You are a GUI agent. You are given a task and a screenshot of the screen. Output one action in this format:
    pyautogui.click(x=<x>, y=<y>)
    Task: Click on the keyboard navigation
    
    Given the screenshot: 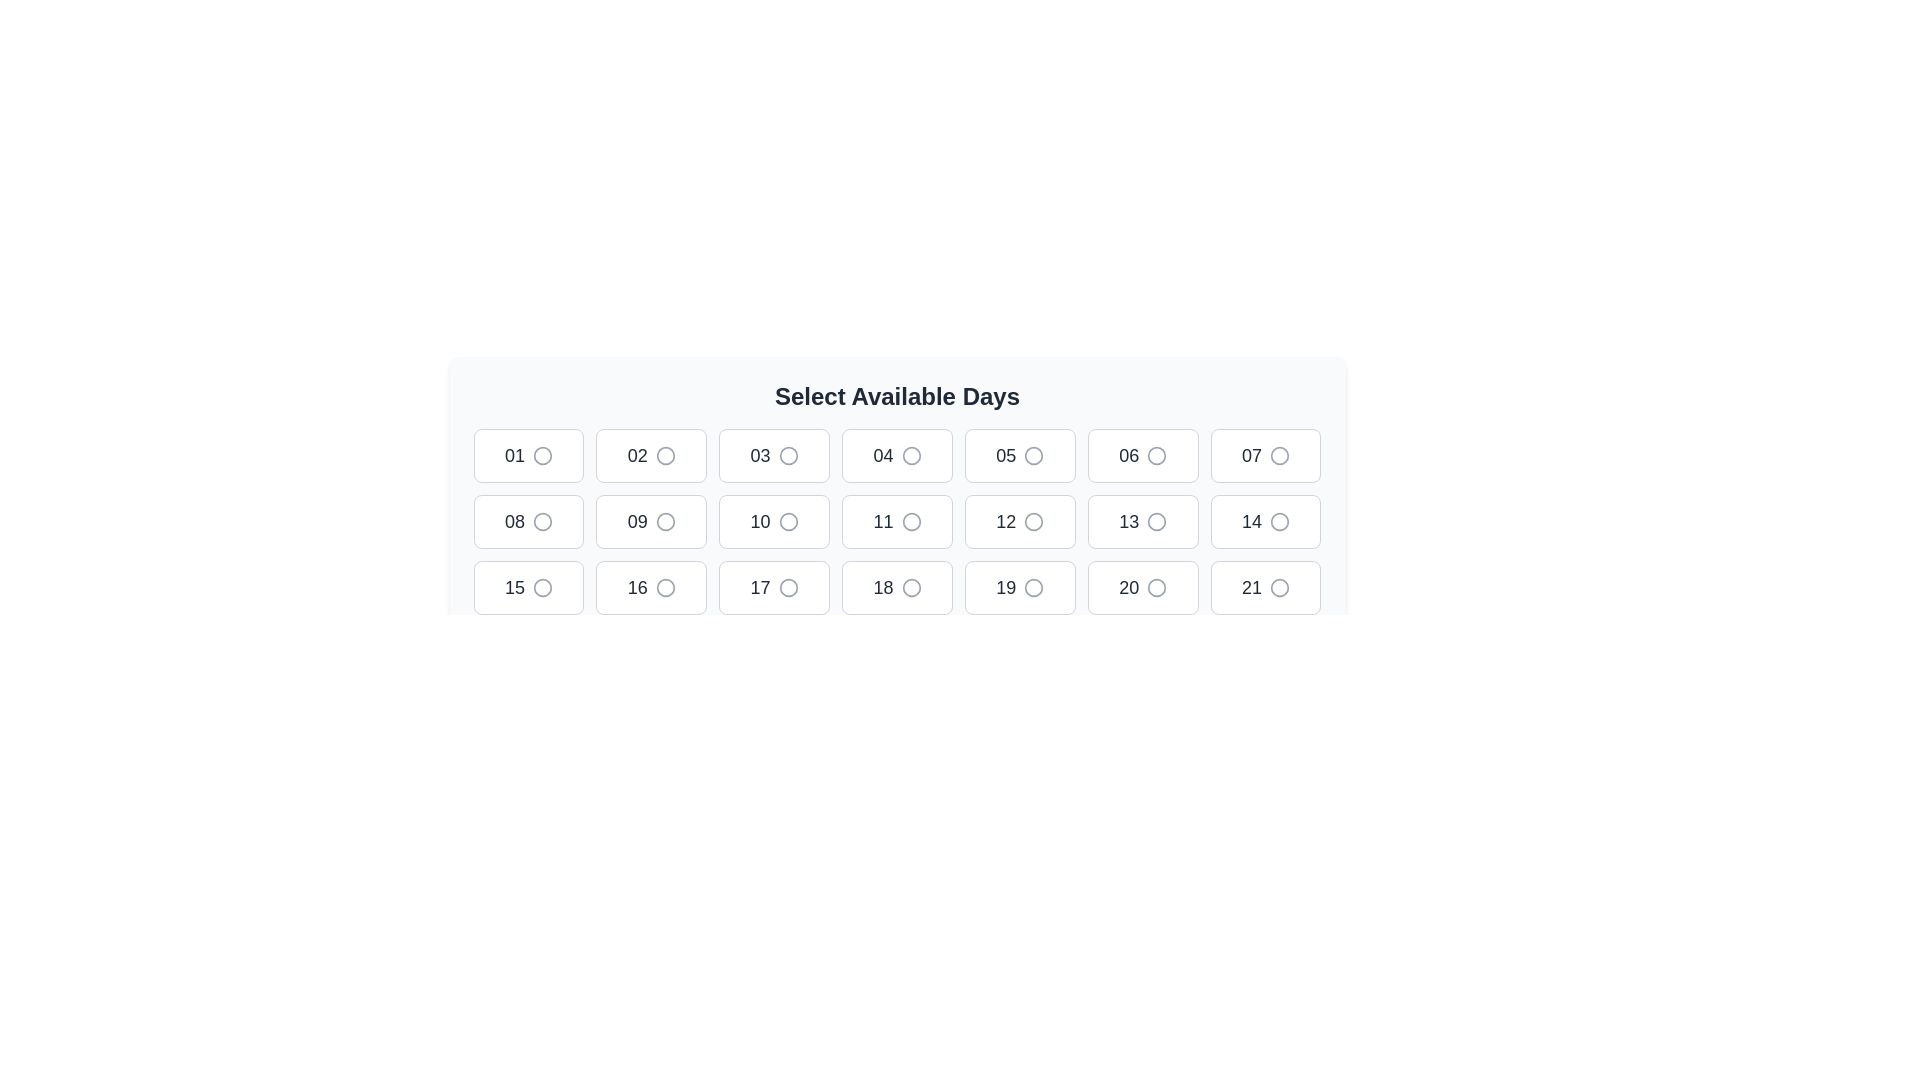 What is the action you would take?
    pyautogui.click(x=1265, y=520)
    